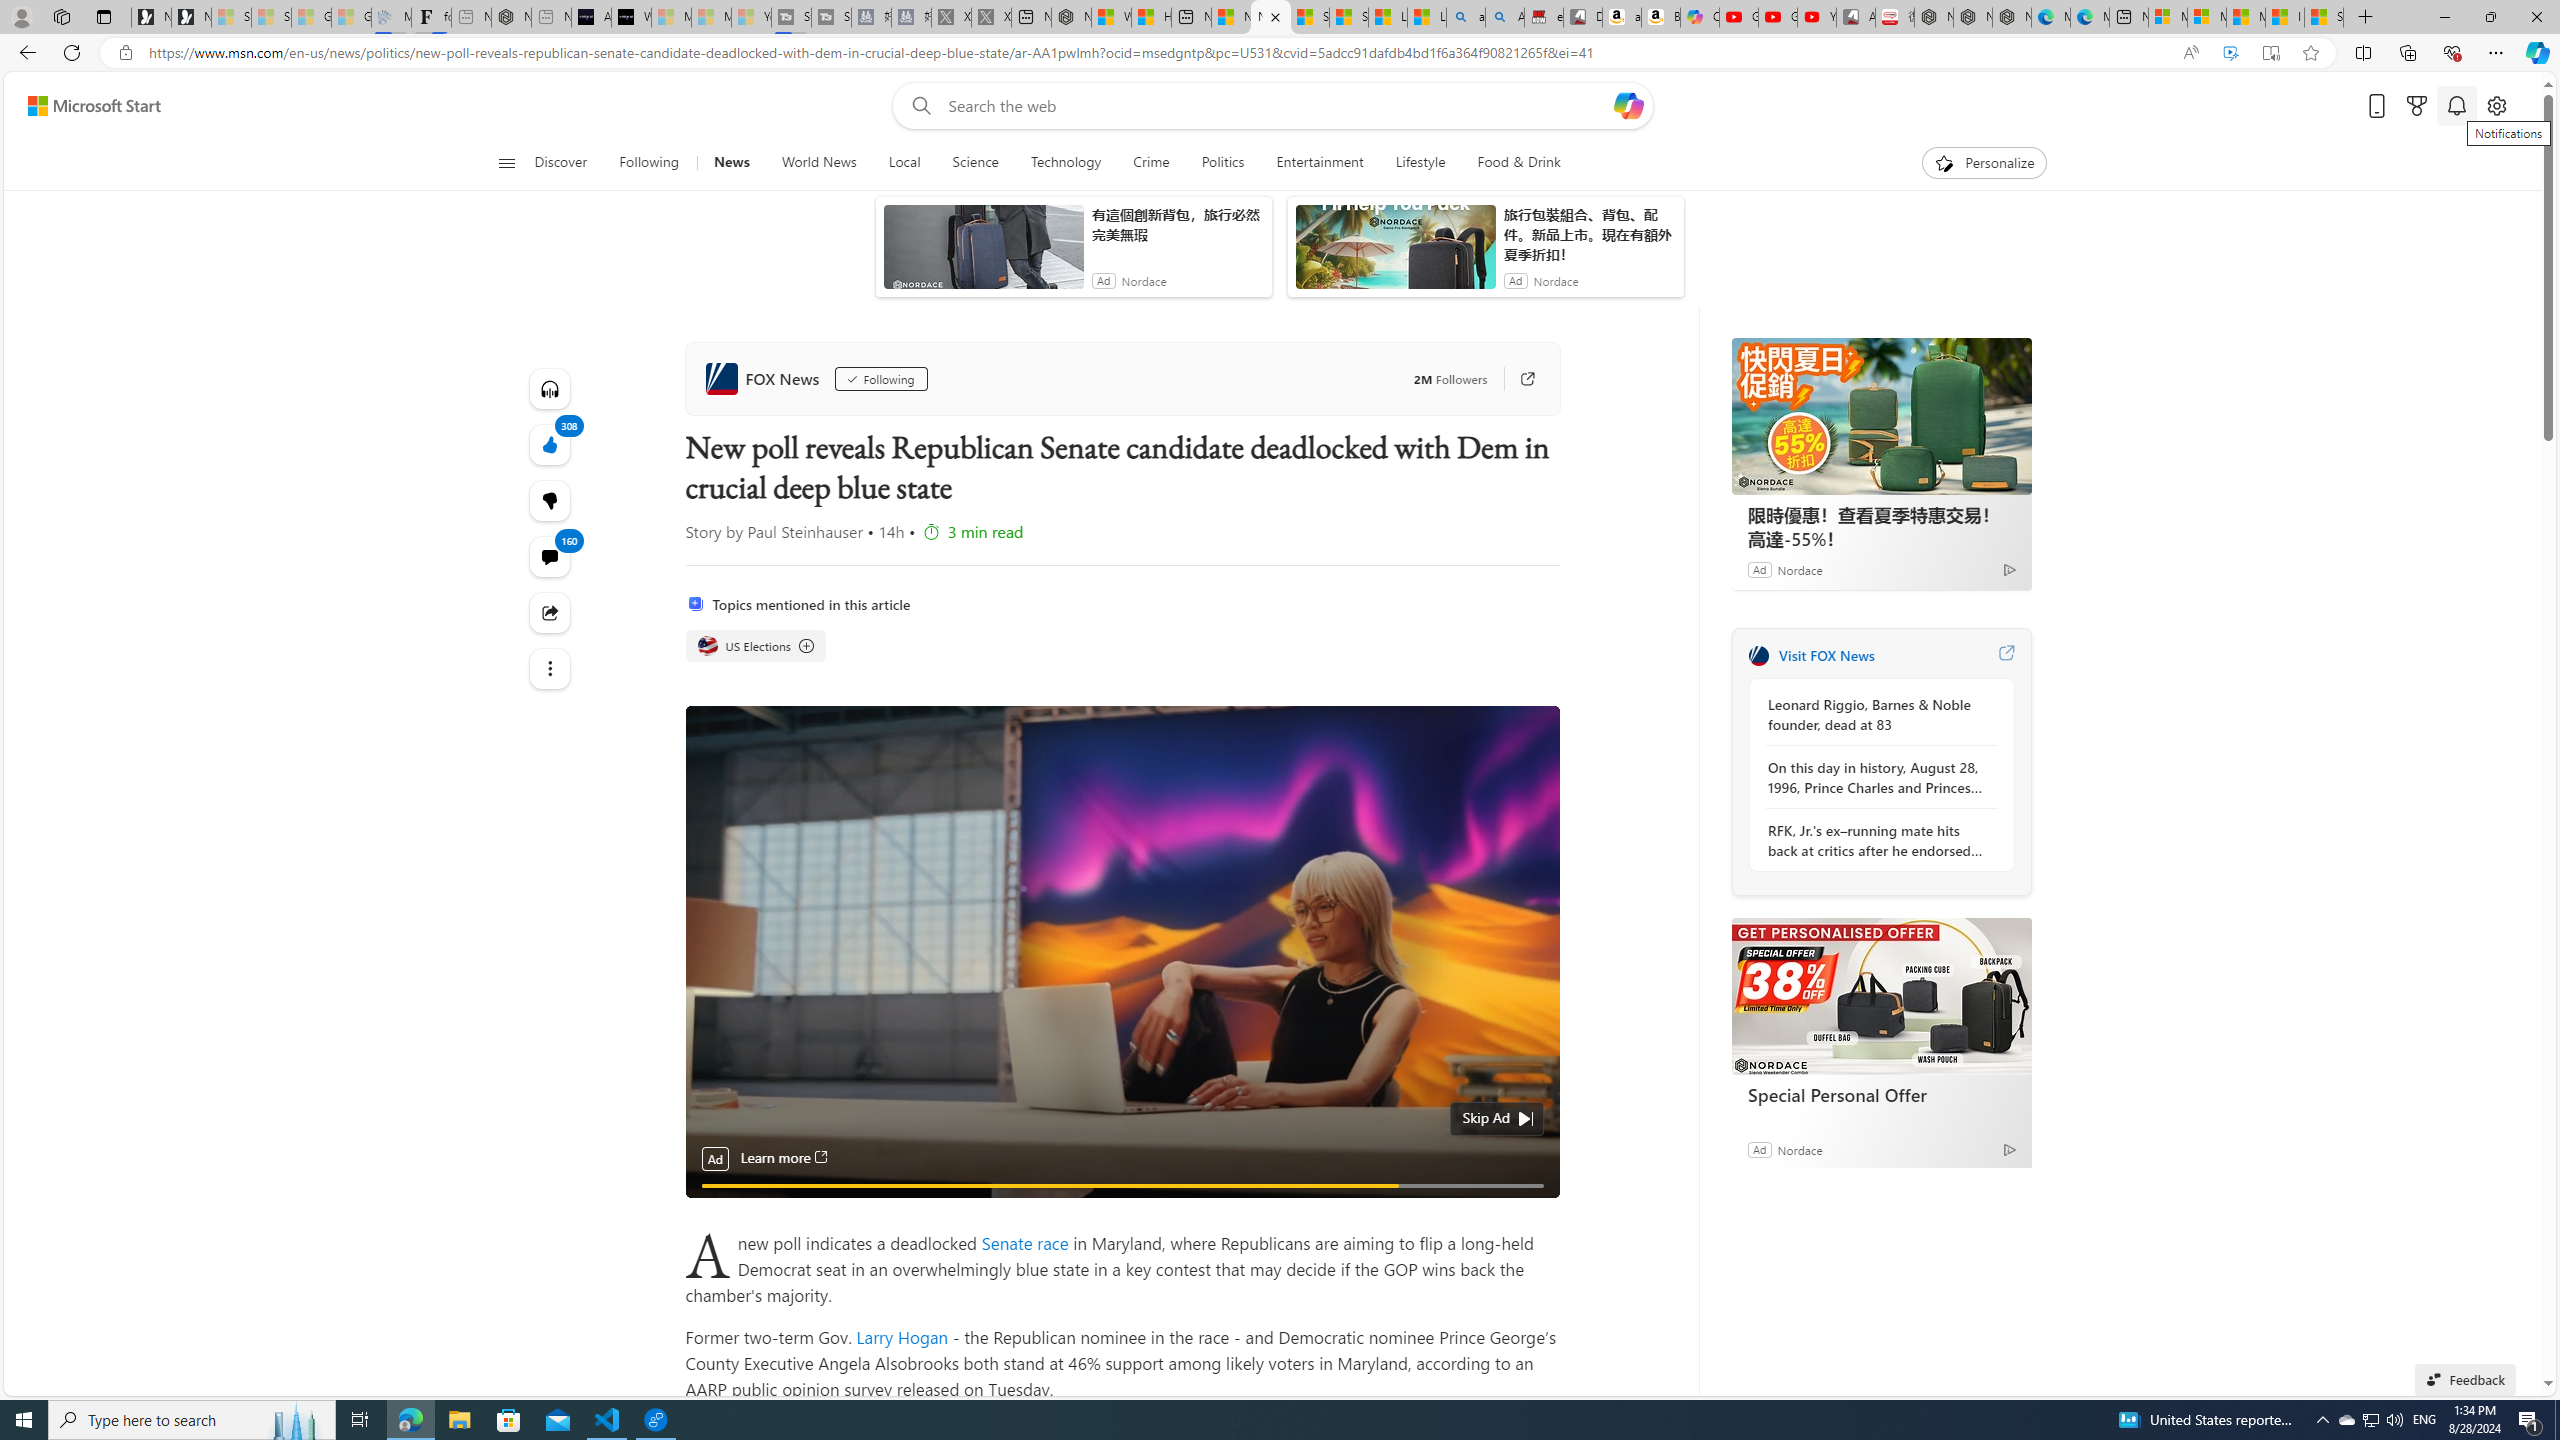 Image resolution: width=2560 pixels, height=1440 pixels. Describe the element at coordinates (1318, 162) in the screenshot. I see `'Entertainment'` at that location.